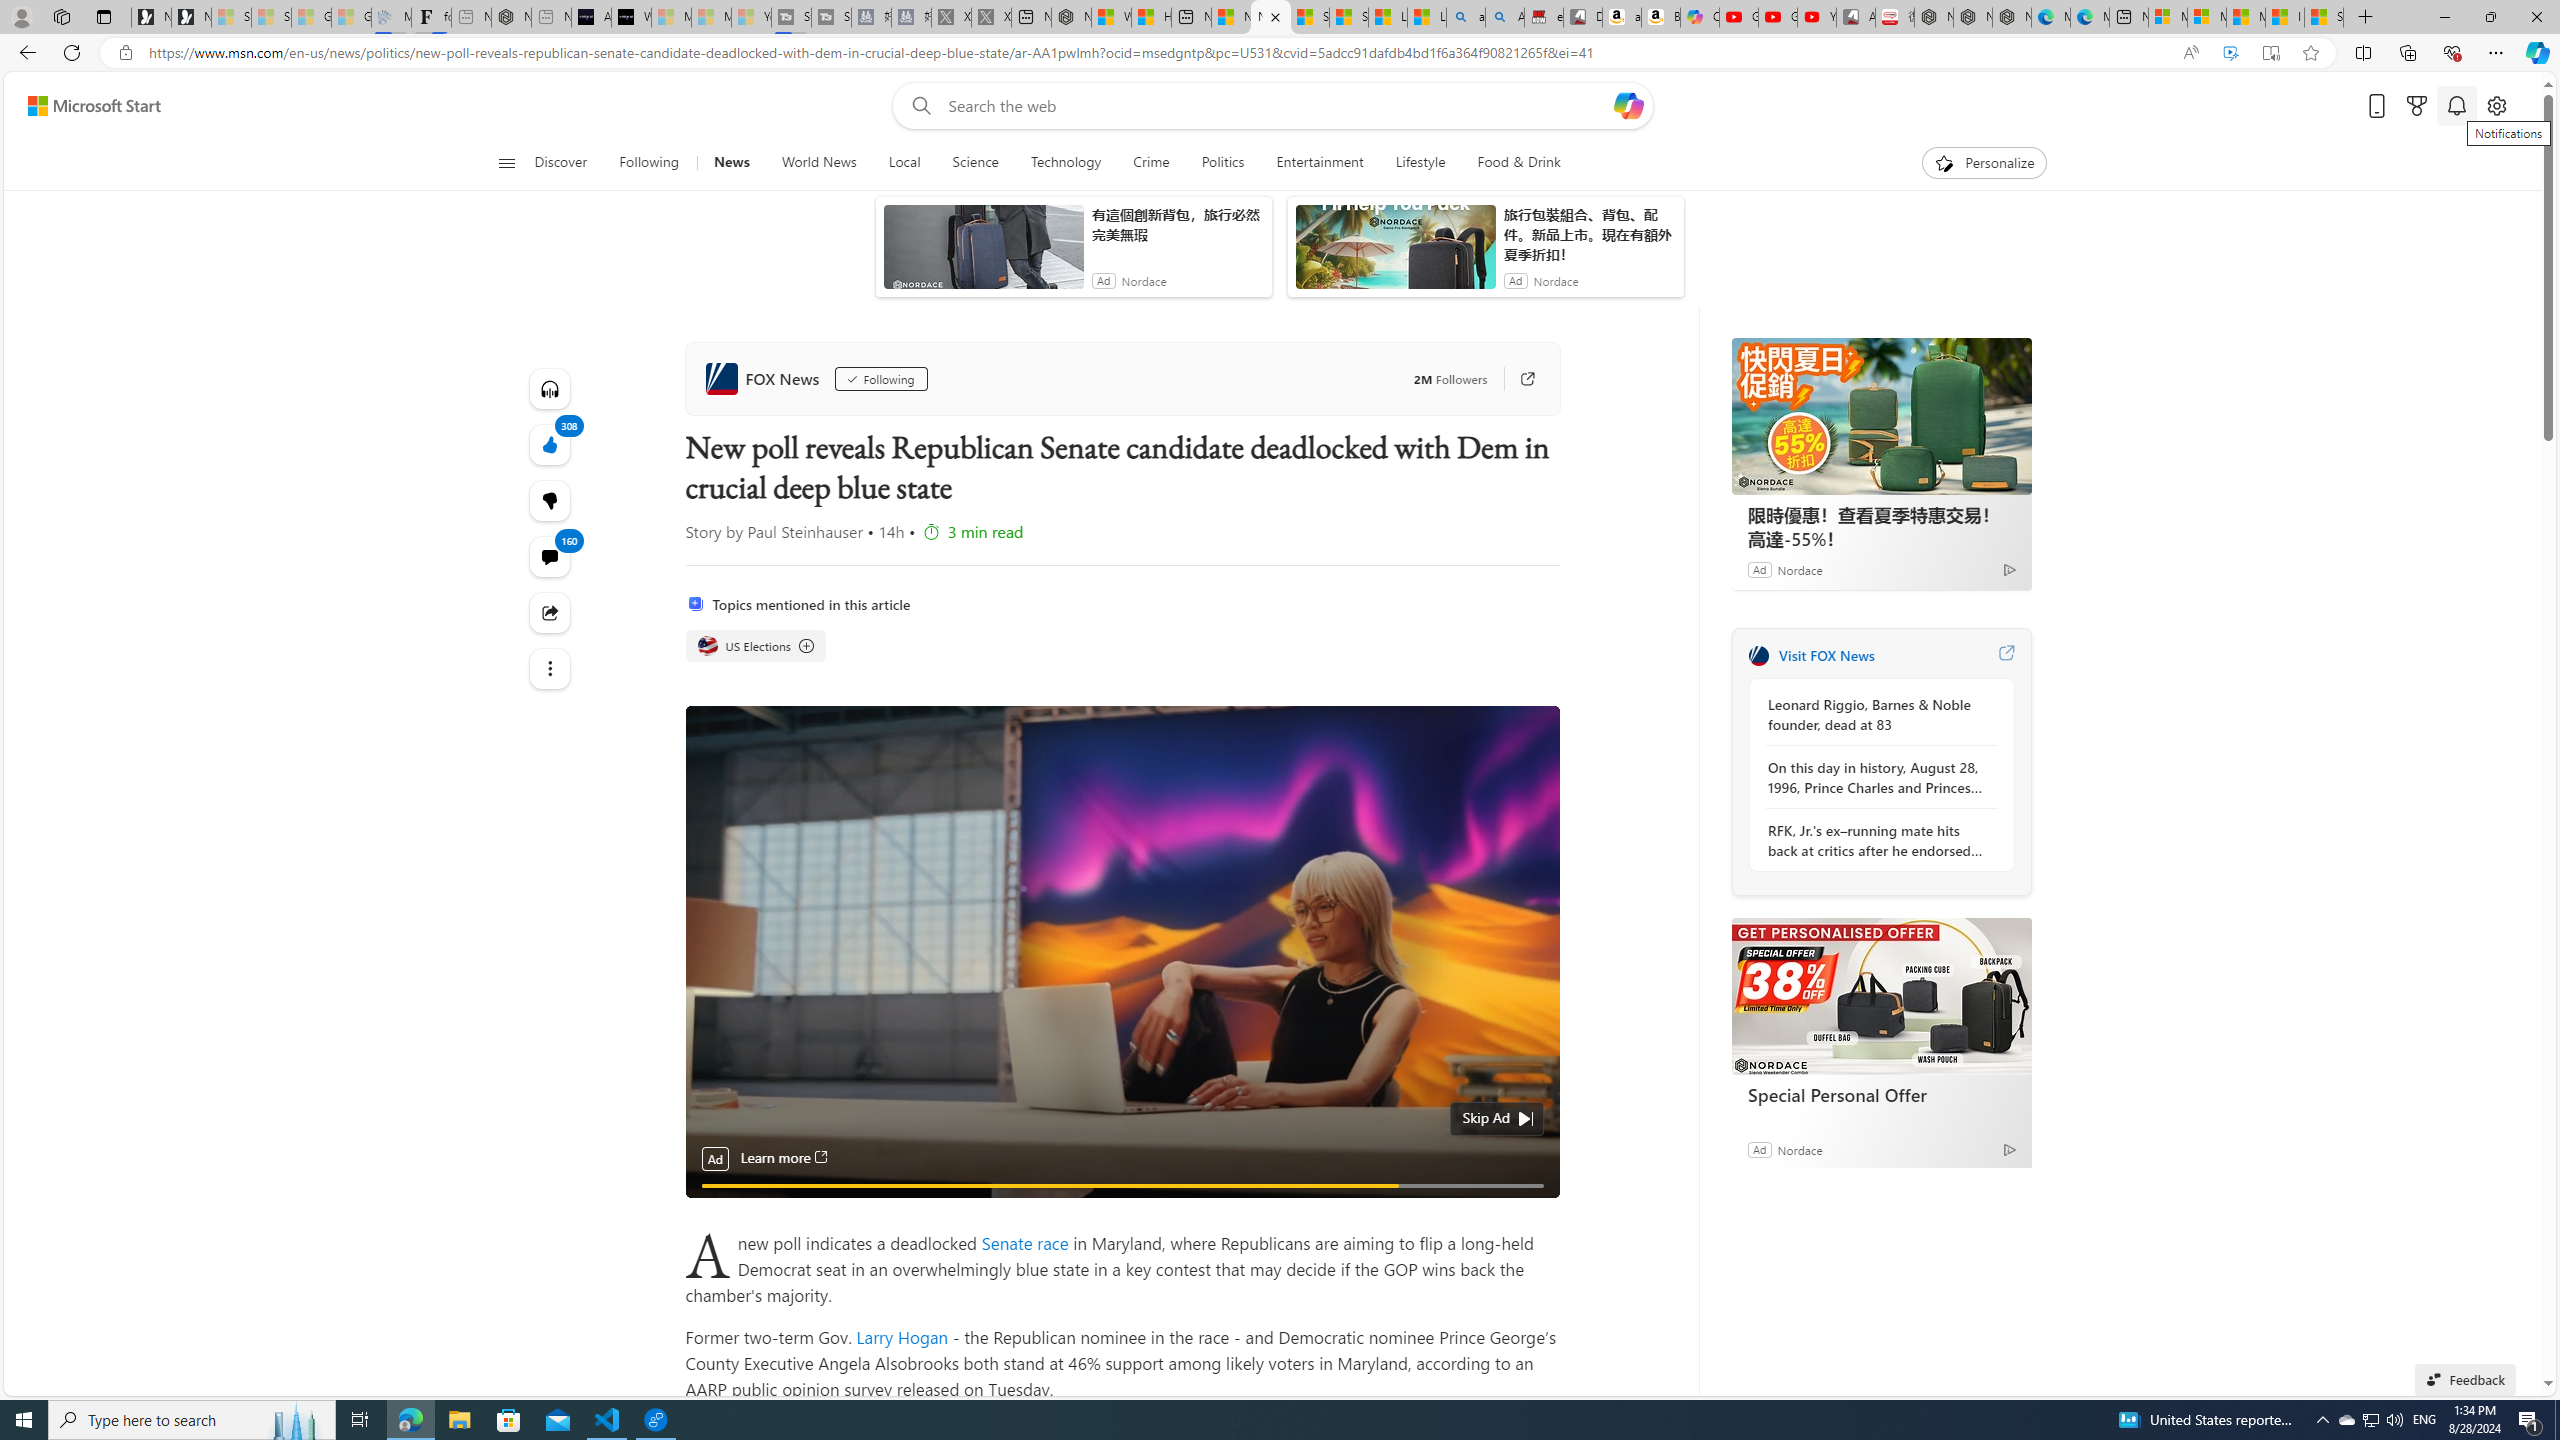 Image resolution: width=2560 pixels, height=1440 pixels. Describe the element at coordinates (1318, 162) in the screenshot. I see `'Entertainment'` at that location.